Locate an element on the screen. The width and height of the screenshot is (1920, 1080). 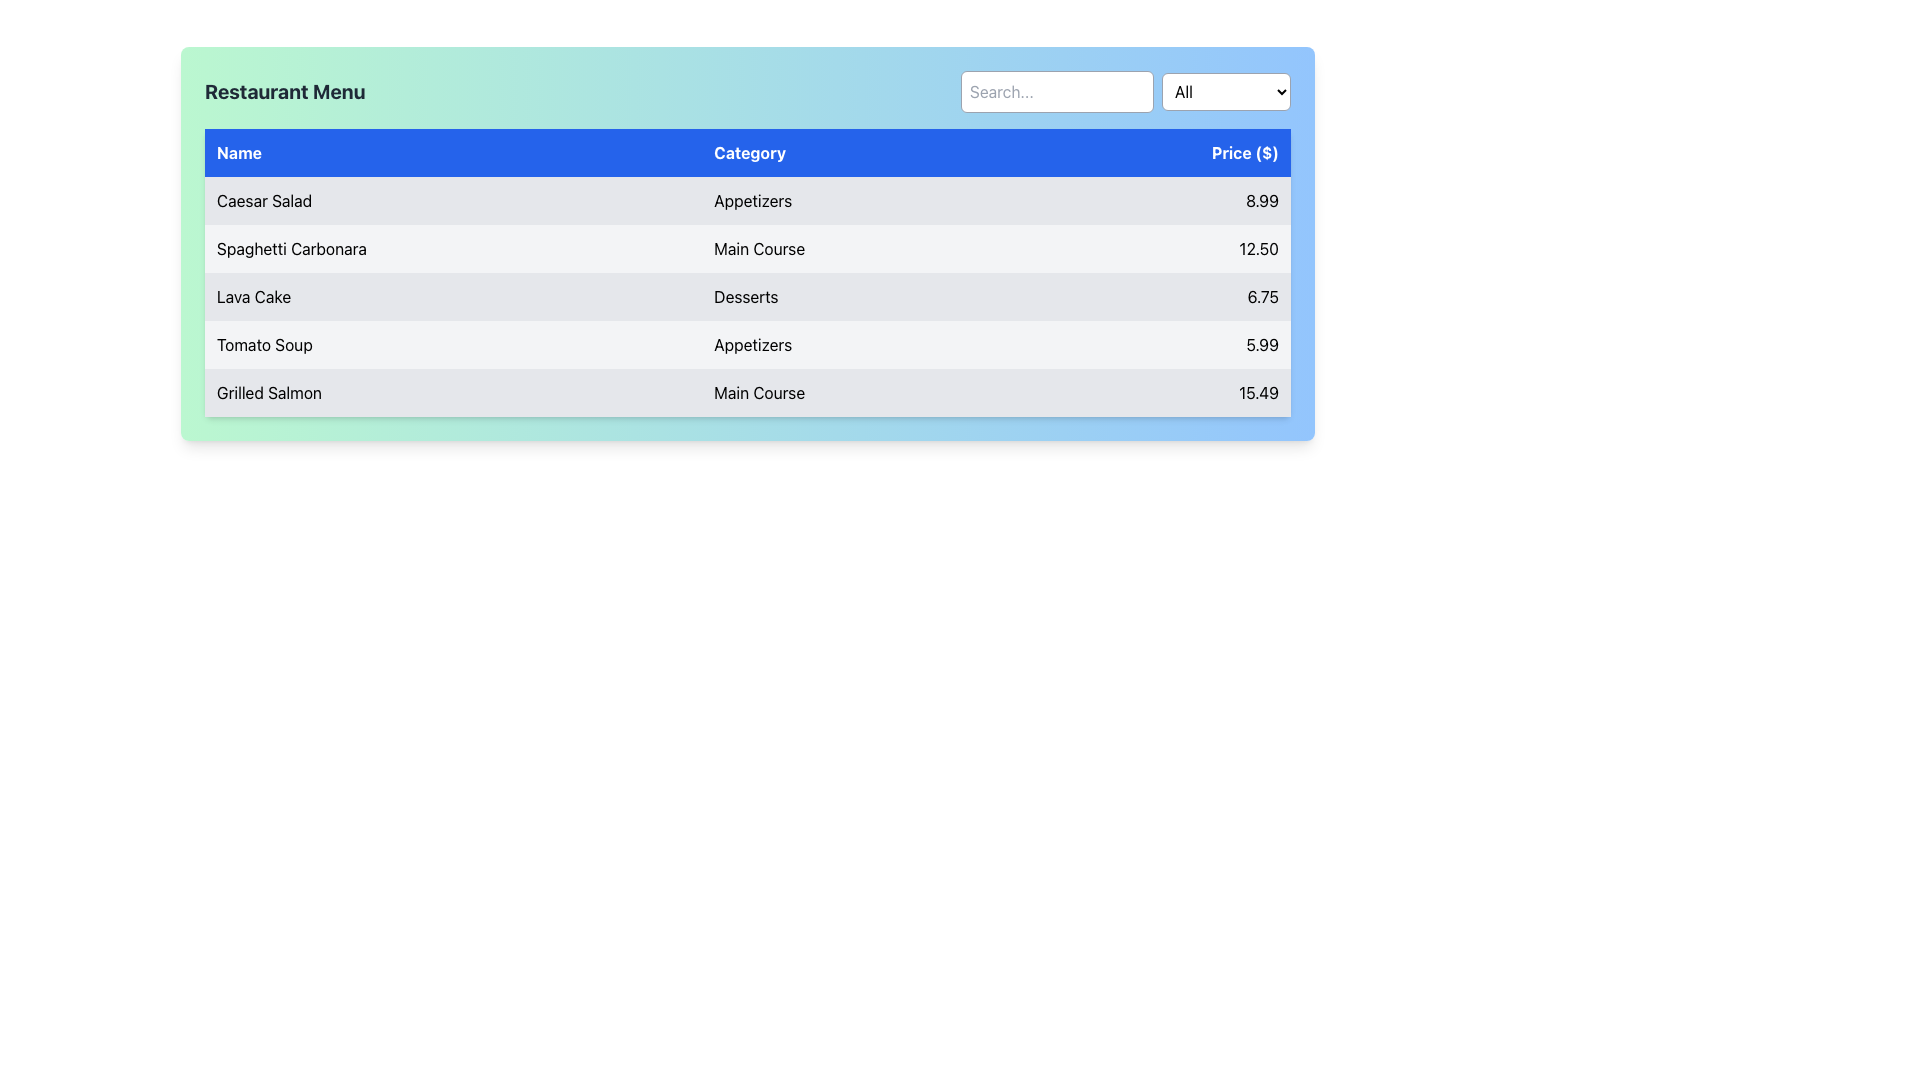
numerical value '15.49' displayed in the right-aligned light gray table row for 'Grilled Salmon' in the 'Price ($)' column is located at coordinates (1160, 393).